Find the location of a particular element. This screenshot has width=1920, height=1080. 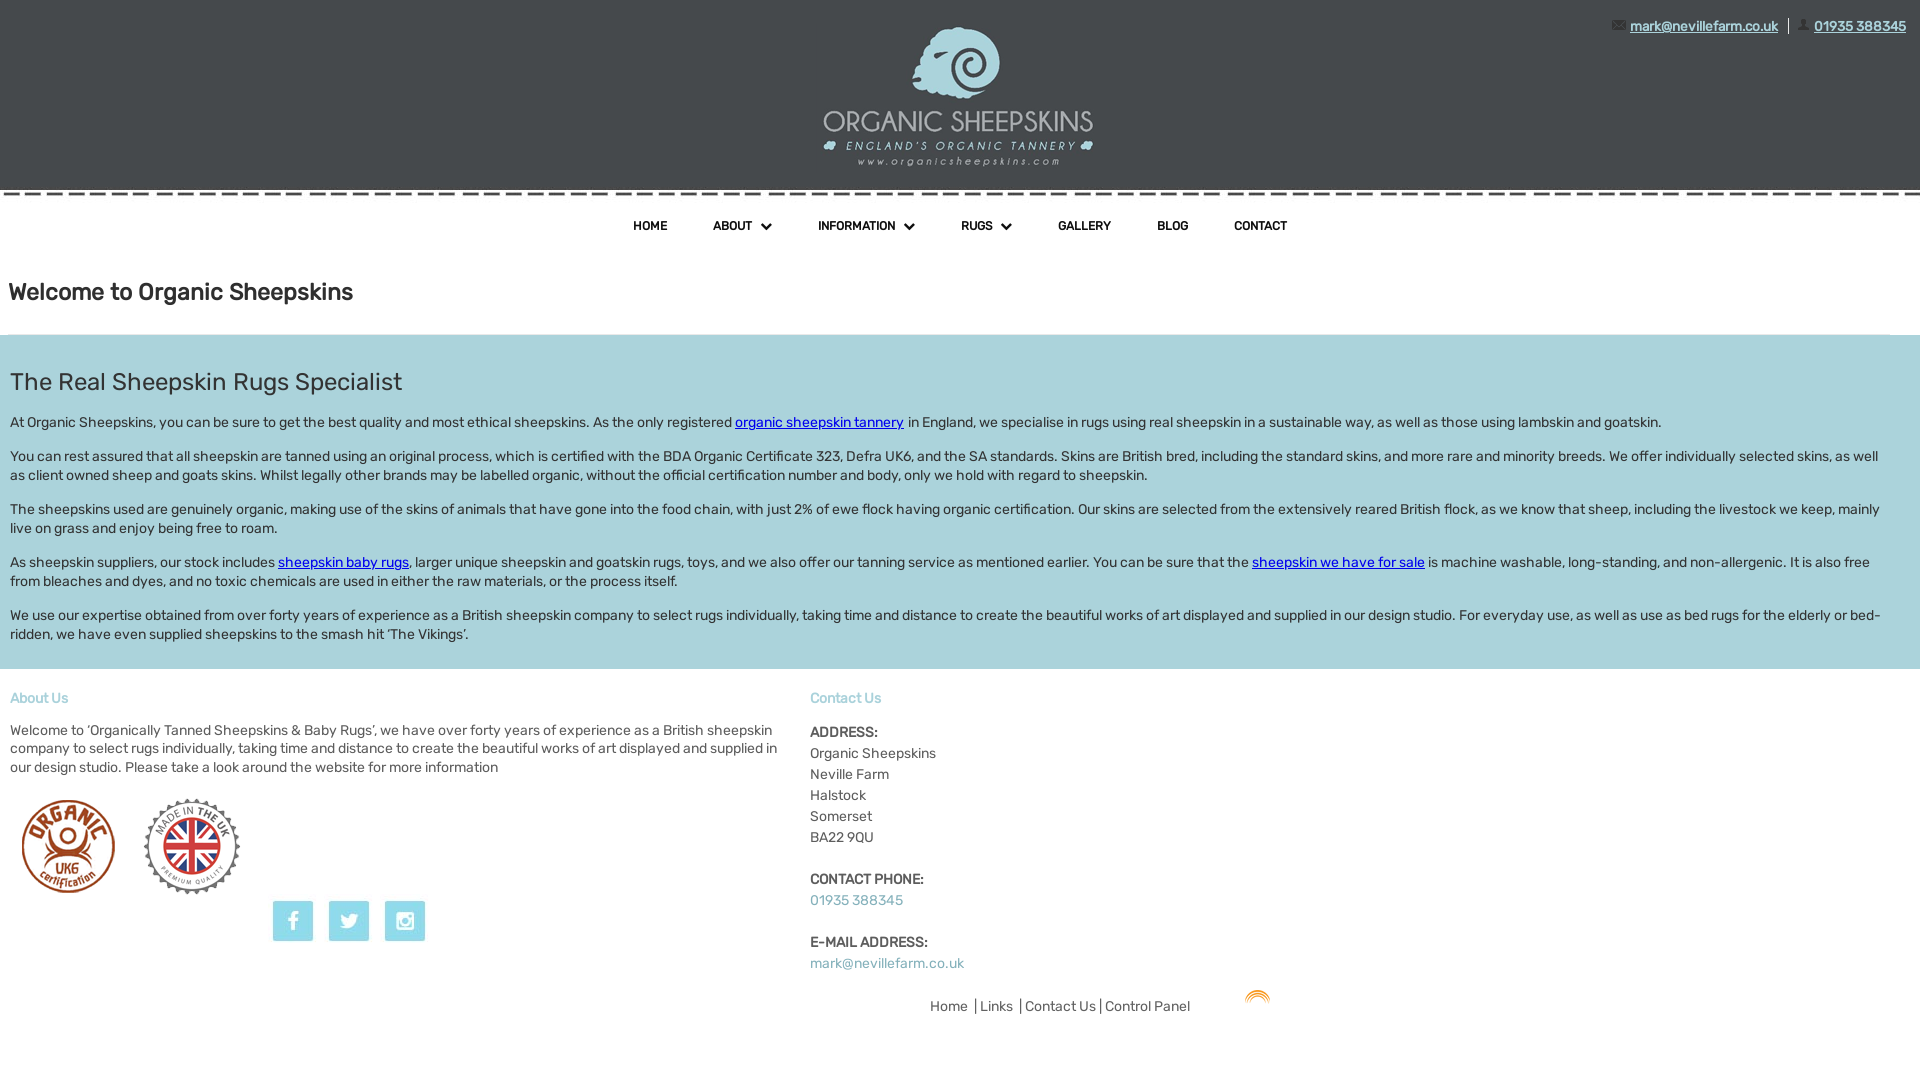

'RUGS' is located at coordinates (986, 225).